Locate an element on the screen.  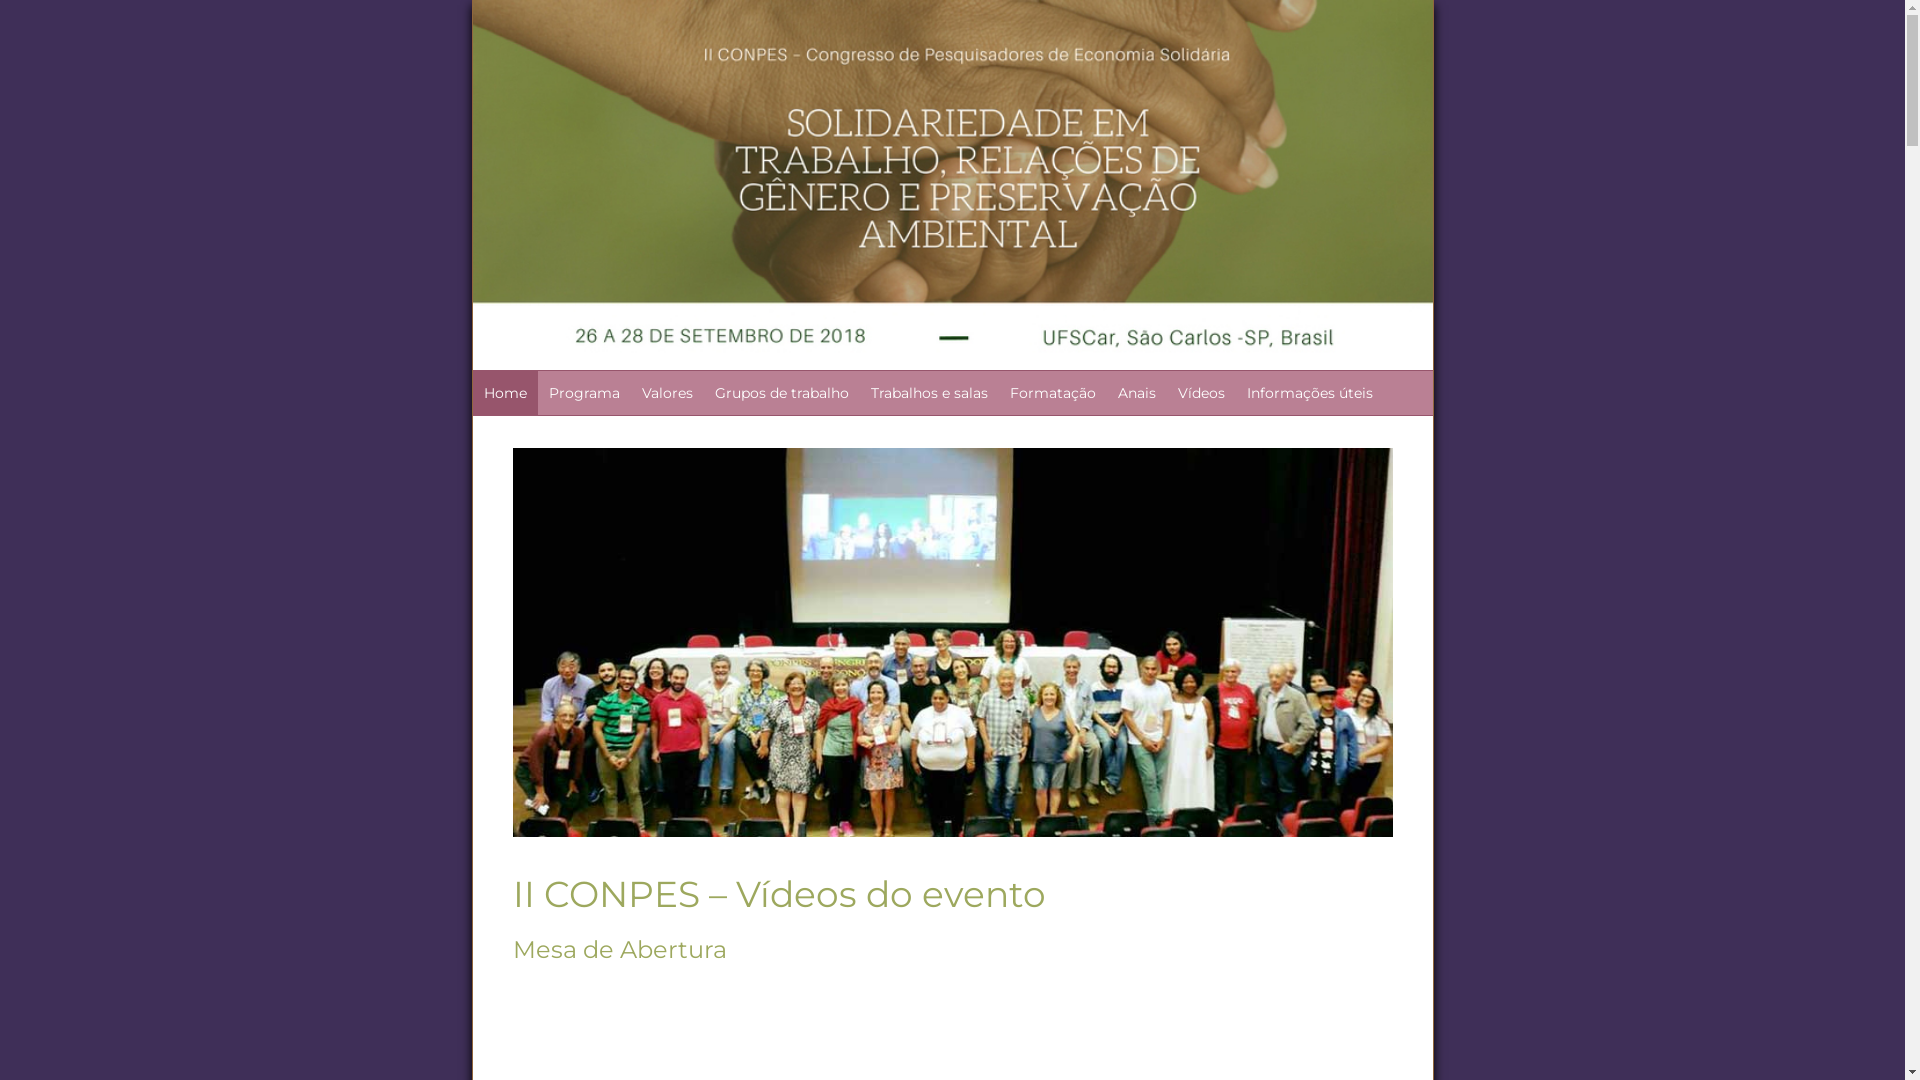
'Grupos de trabalho' is located at coordinates (704, 393).